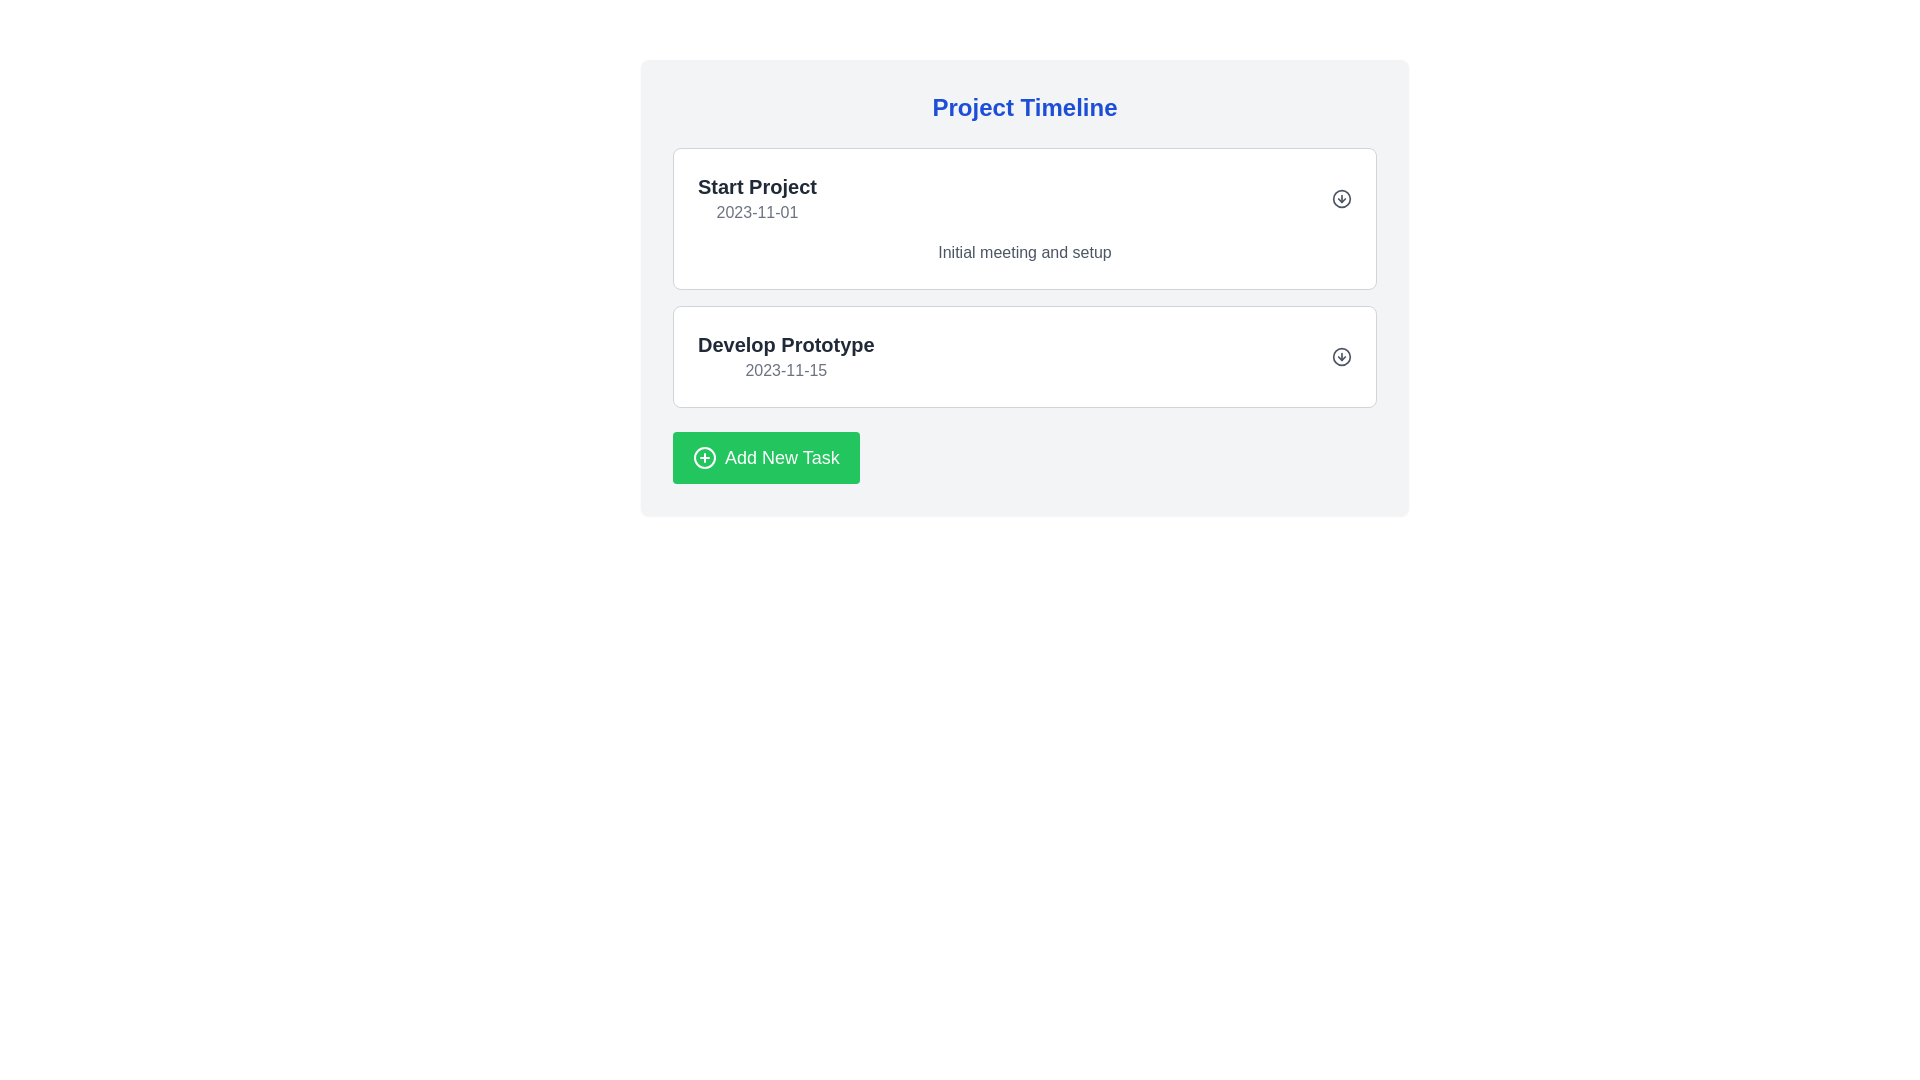 The image size is (1920, 1080). I want to click on the text label providing a subtitle or description related to the 'Start Project' task, located underneath the heading 'Start Project' and the date '2023-11-01', so click(1025, 252).